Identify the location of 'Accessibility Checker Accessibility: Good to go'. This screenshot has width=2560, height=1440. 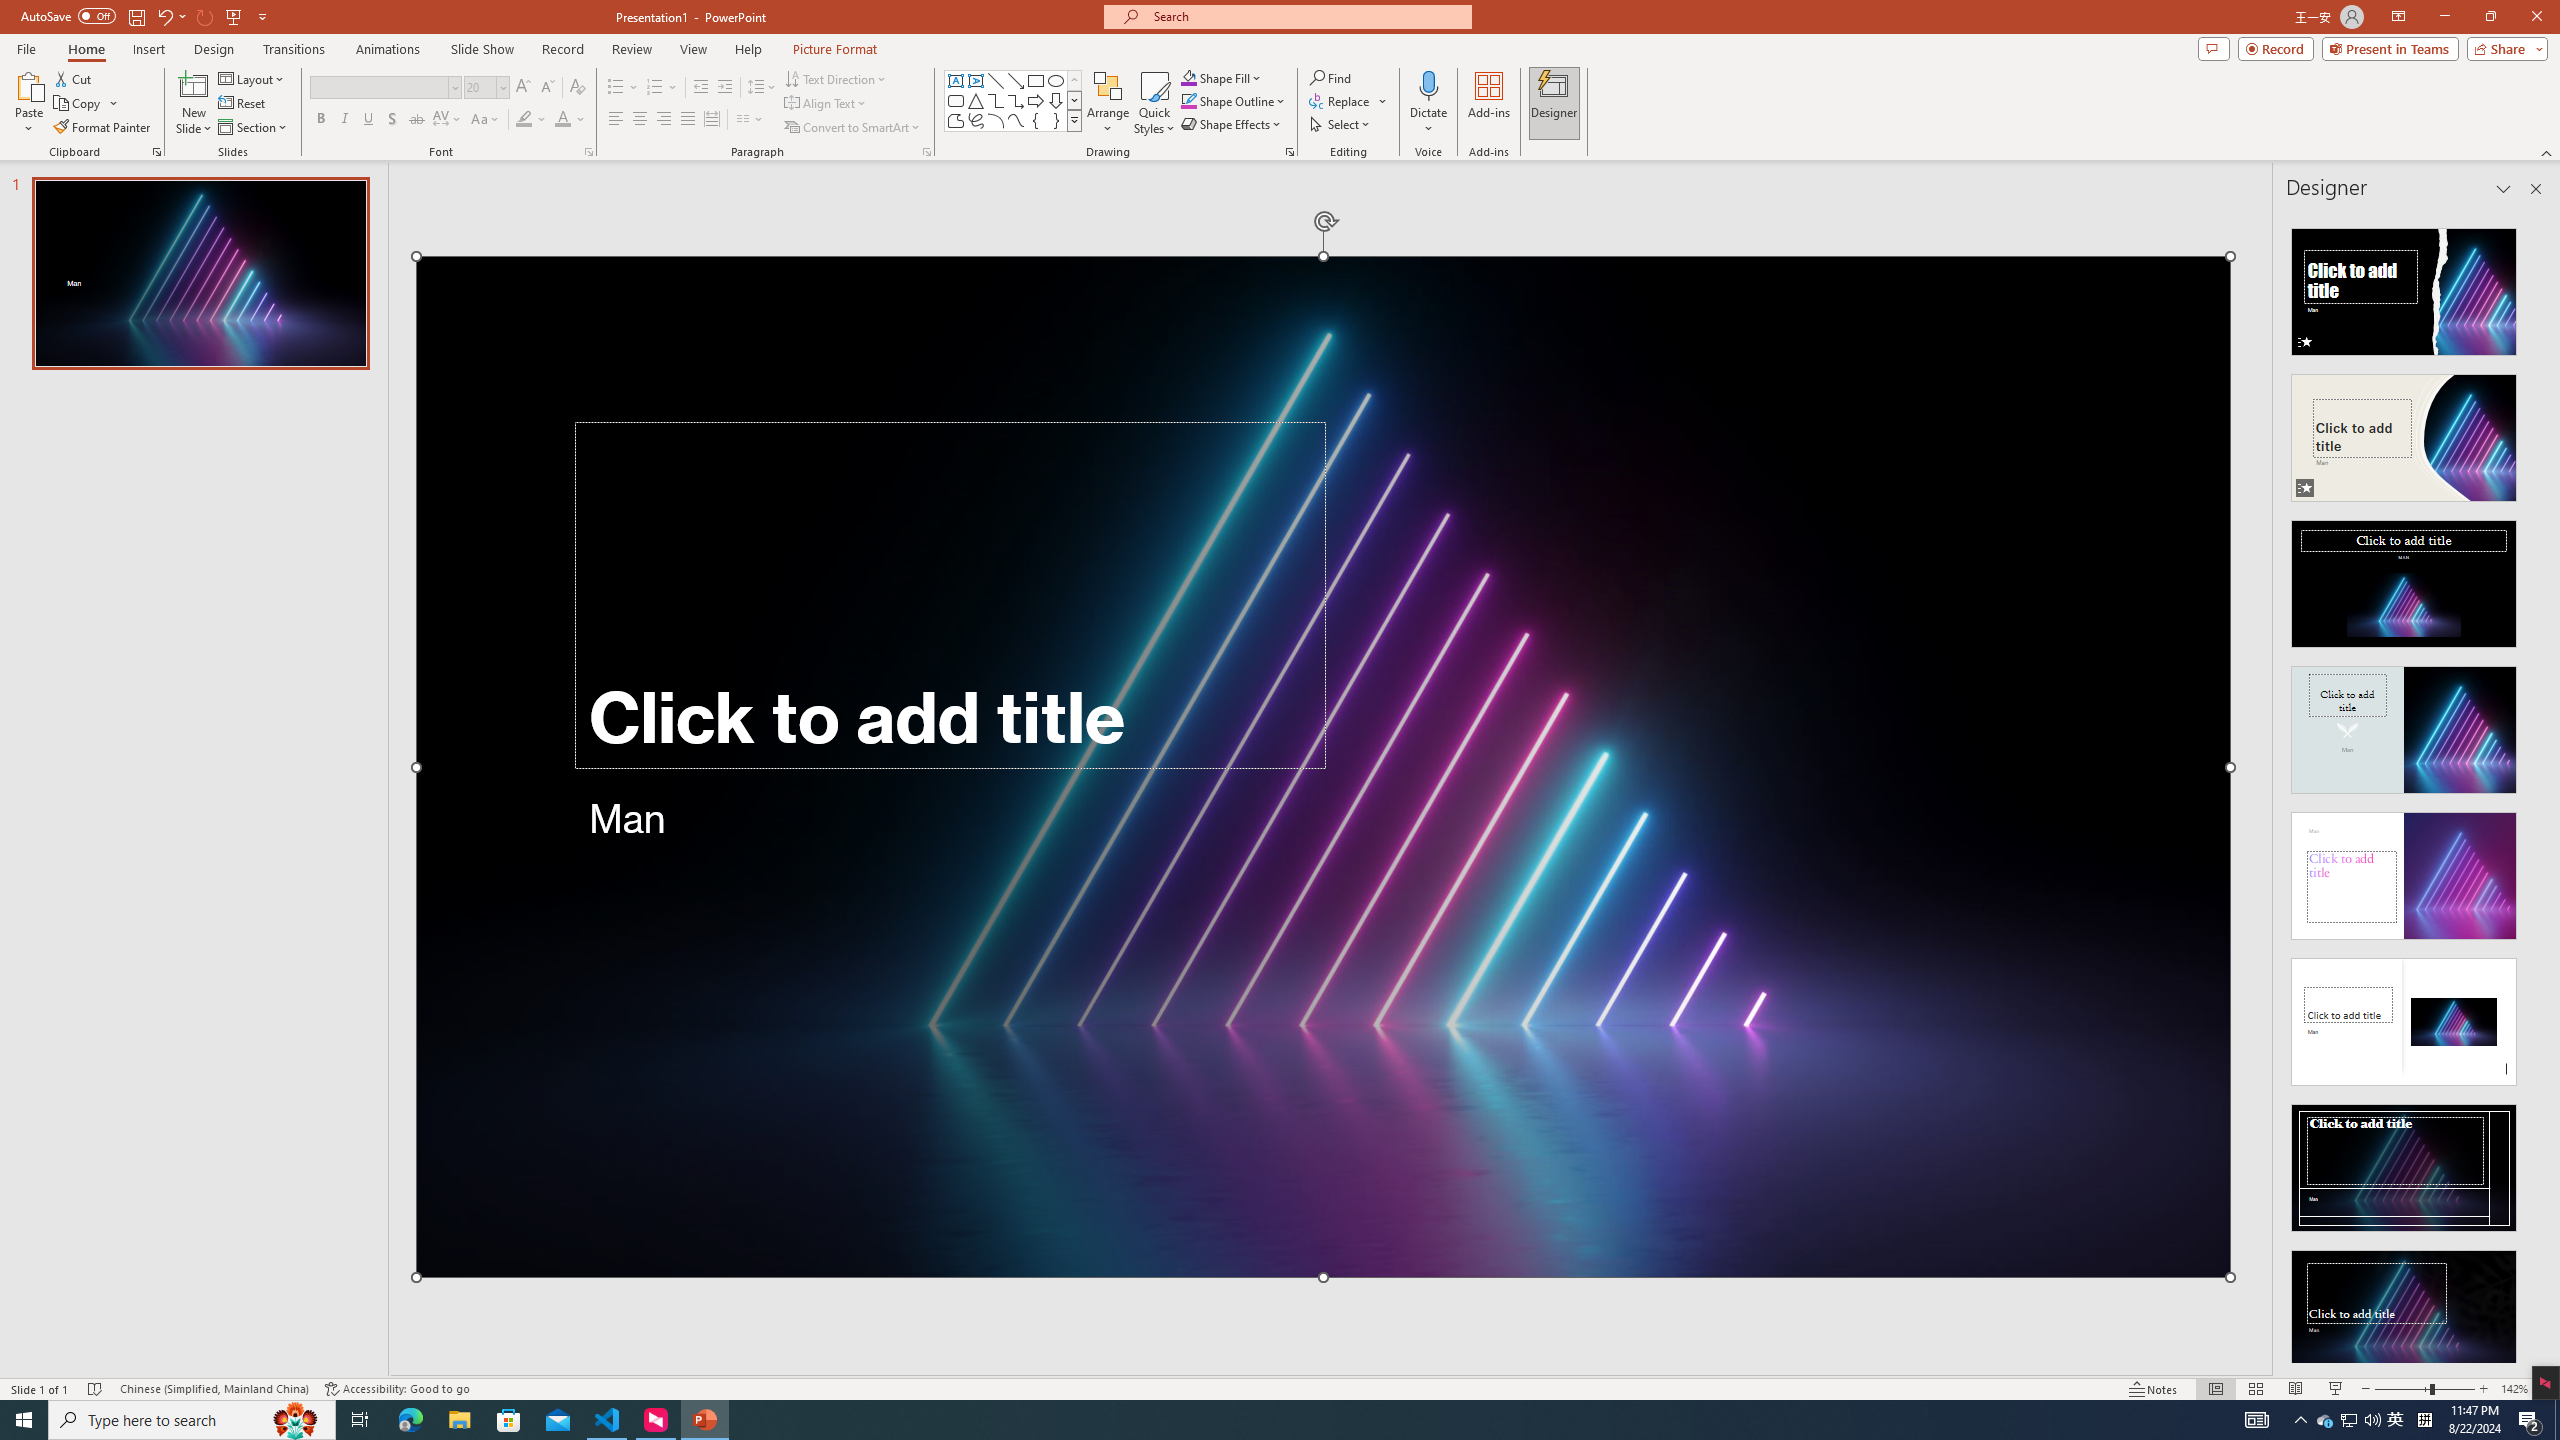
(398, 1389).